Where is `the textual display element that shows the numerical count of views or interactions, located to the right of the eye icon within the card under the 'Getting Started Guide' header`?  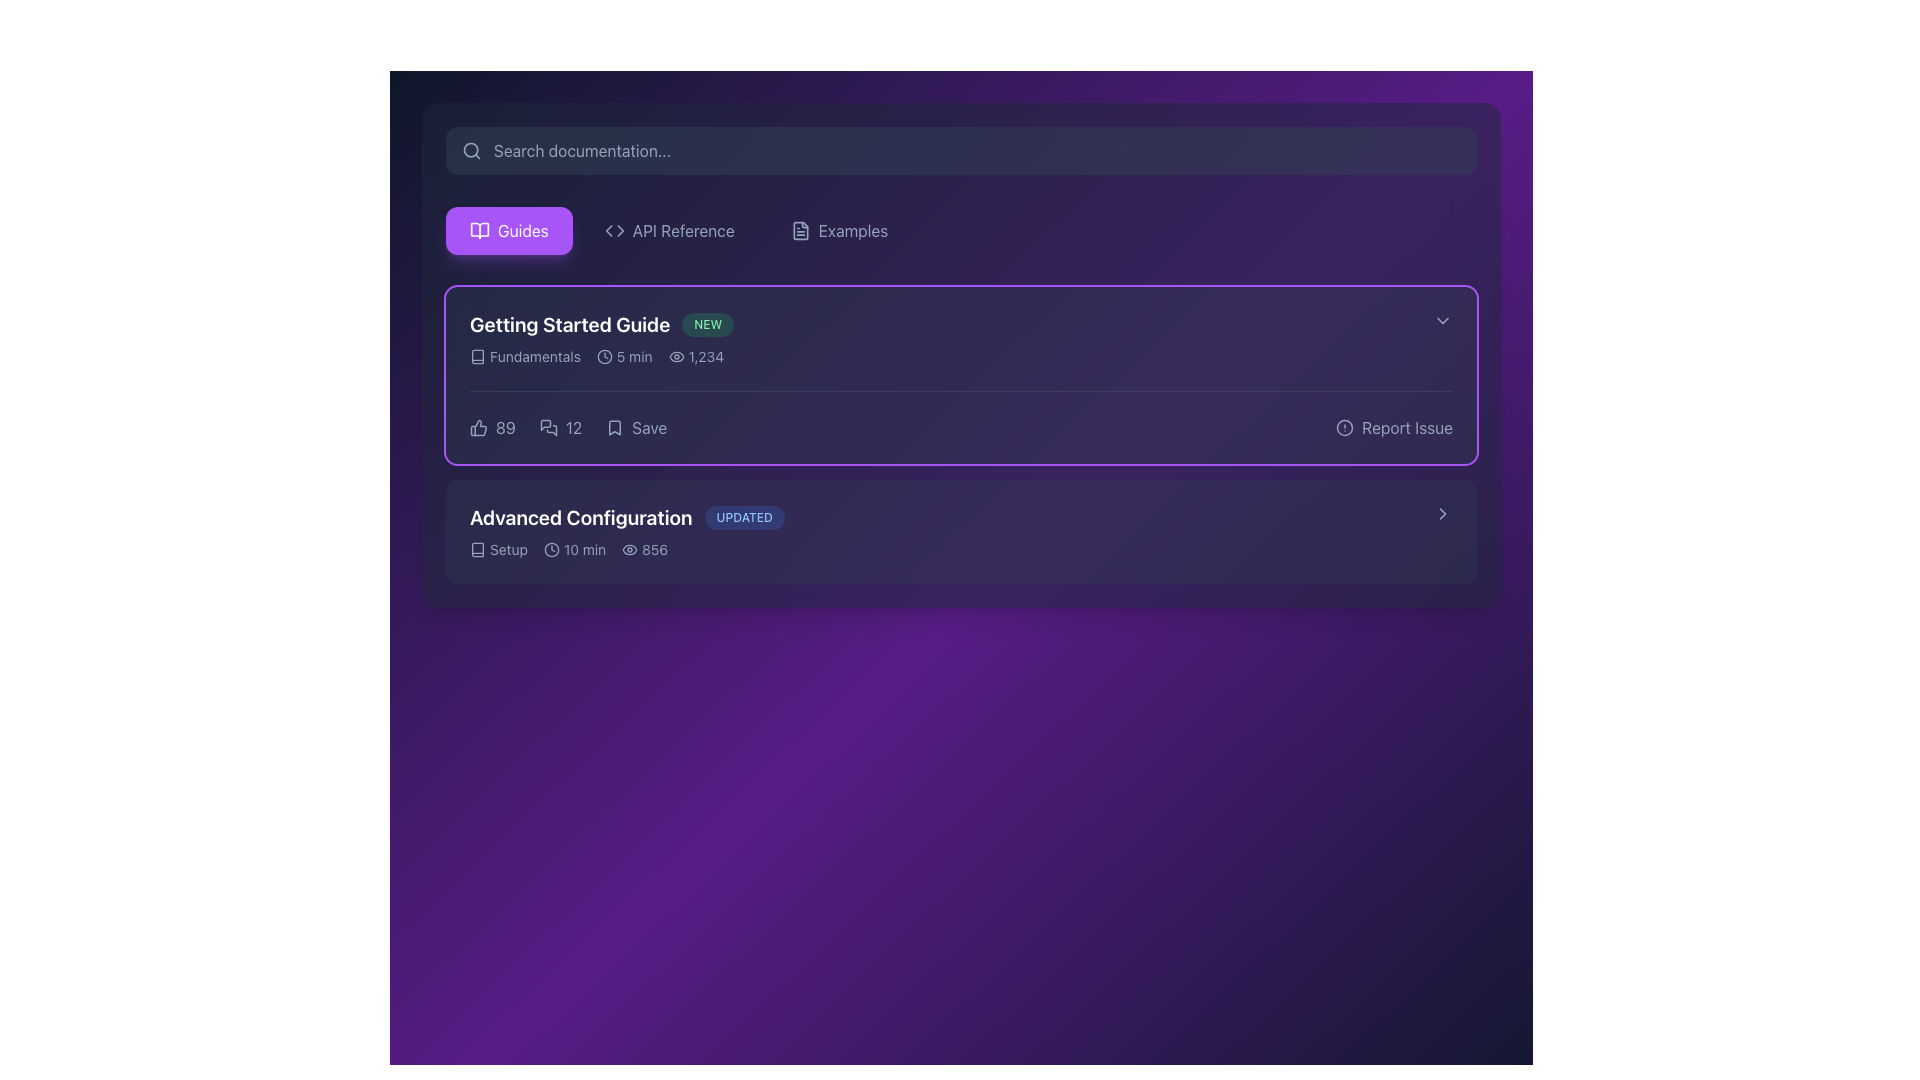 the textual display element that shows the numerical count of views or interactions, located to the right of the eye icon within the card under the 'Getting Started Guide' header is located at coordinates (706, 356).